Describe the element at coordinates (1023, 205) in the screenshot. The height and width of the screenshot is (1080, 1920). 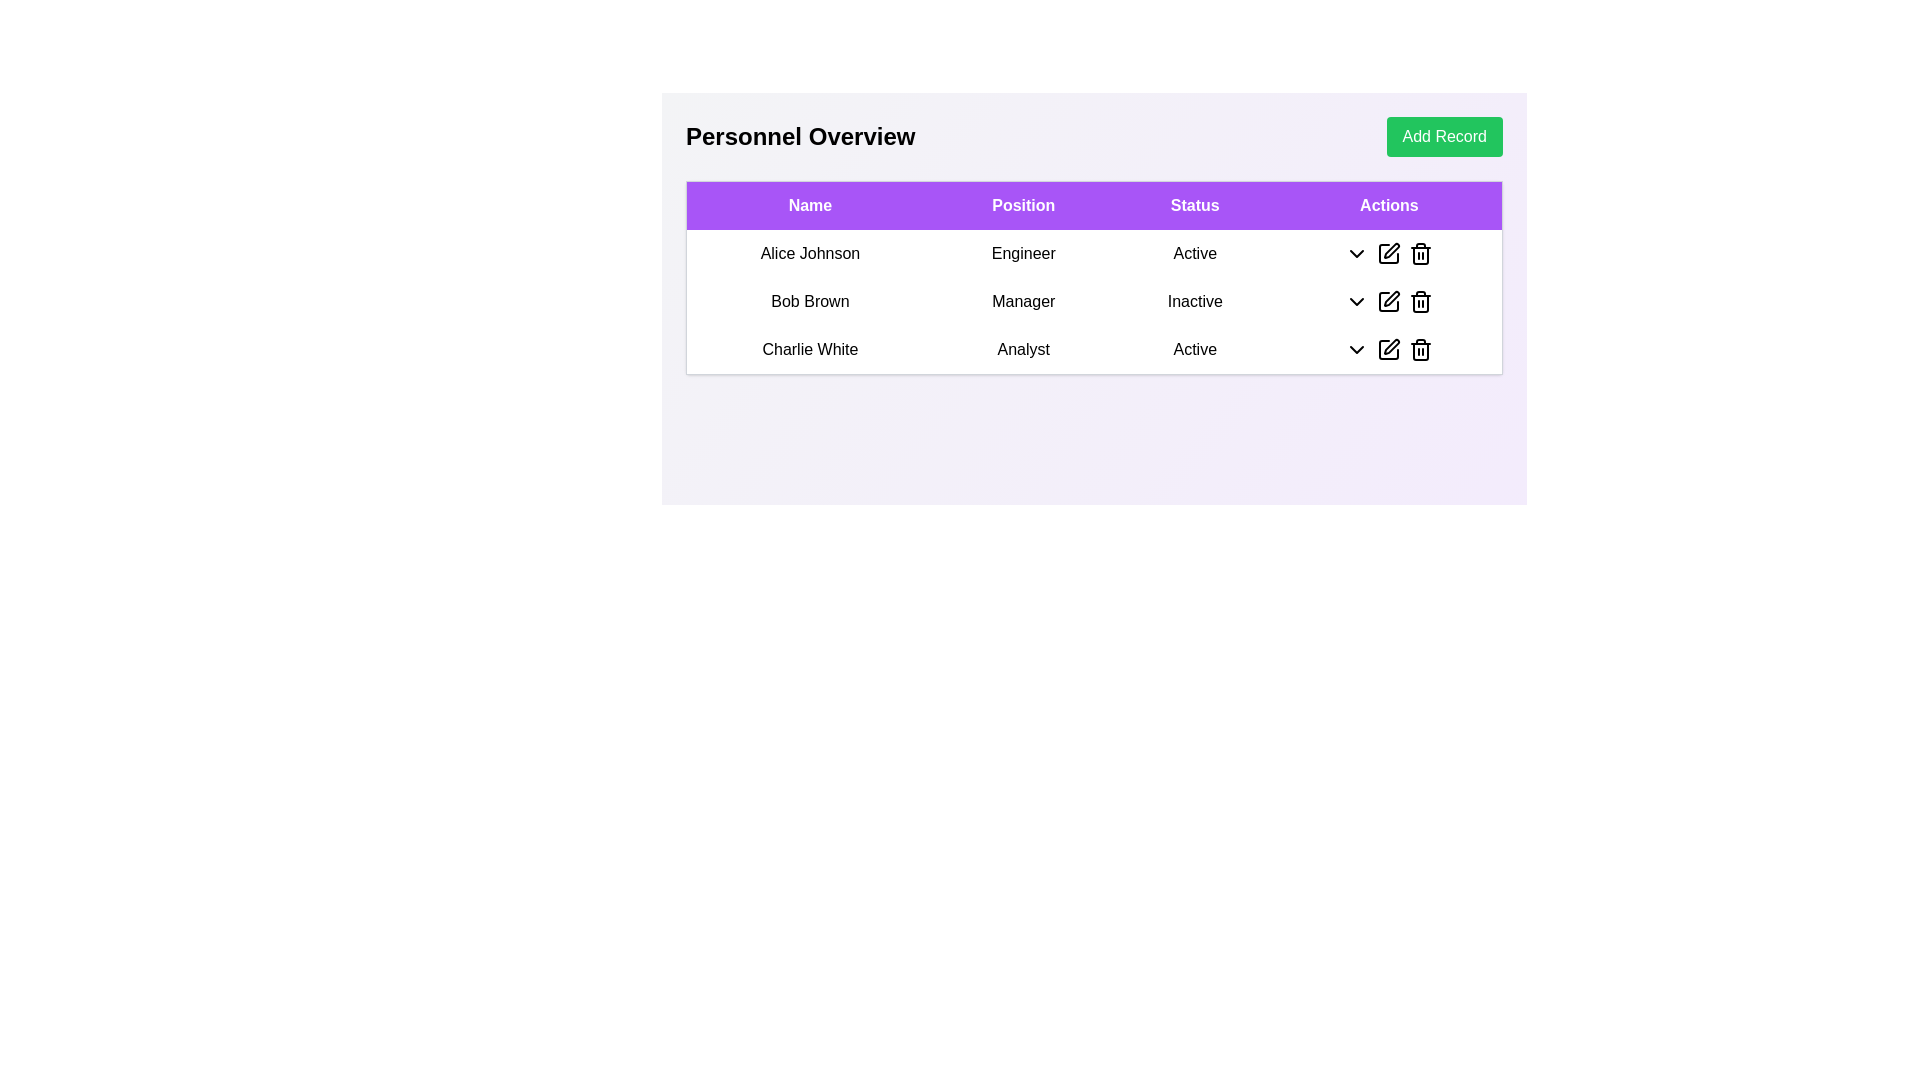
I see `the 'Position' text label, which is styled in white on a purple background, located in the header row of the table between 'Name' and 'Status'` at that location.